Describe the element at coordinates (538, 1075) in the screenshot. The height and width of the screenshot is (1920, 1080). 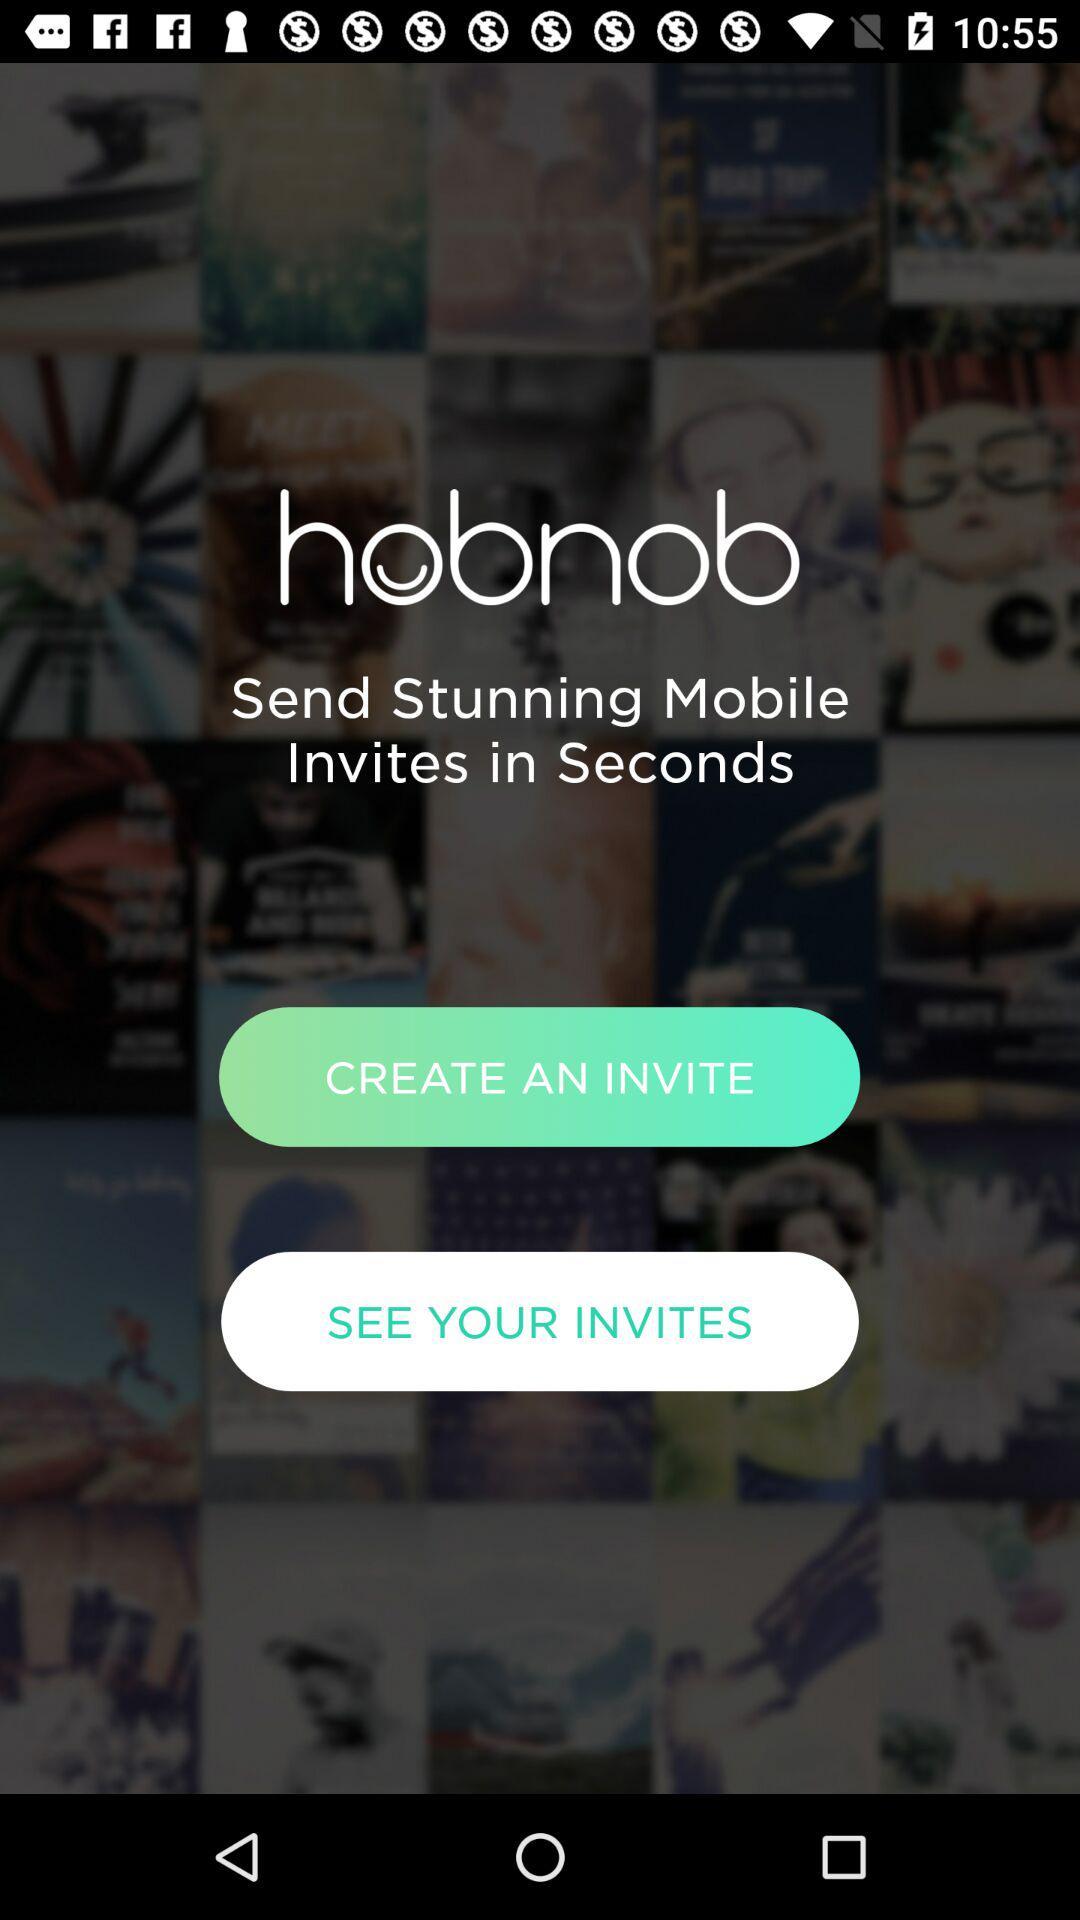
I see `item above the see your invites icon` at that location.